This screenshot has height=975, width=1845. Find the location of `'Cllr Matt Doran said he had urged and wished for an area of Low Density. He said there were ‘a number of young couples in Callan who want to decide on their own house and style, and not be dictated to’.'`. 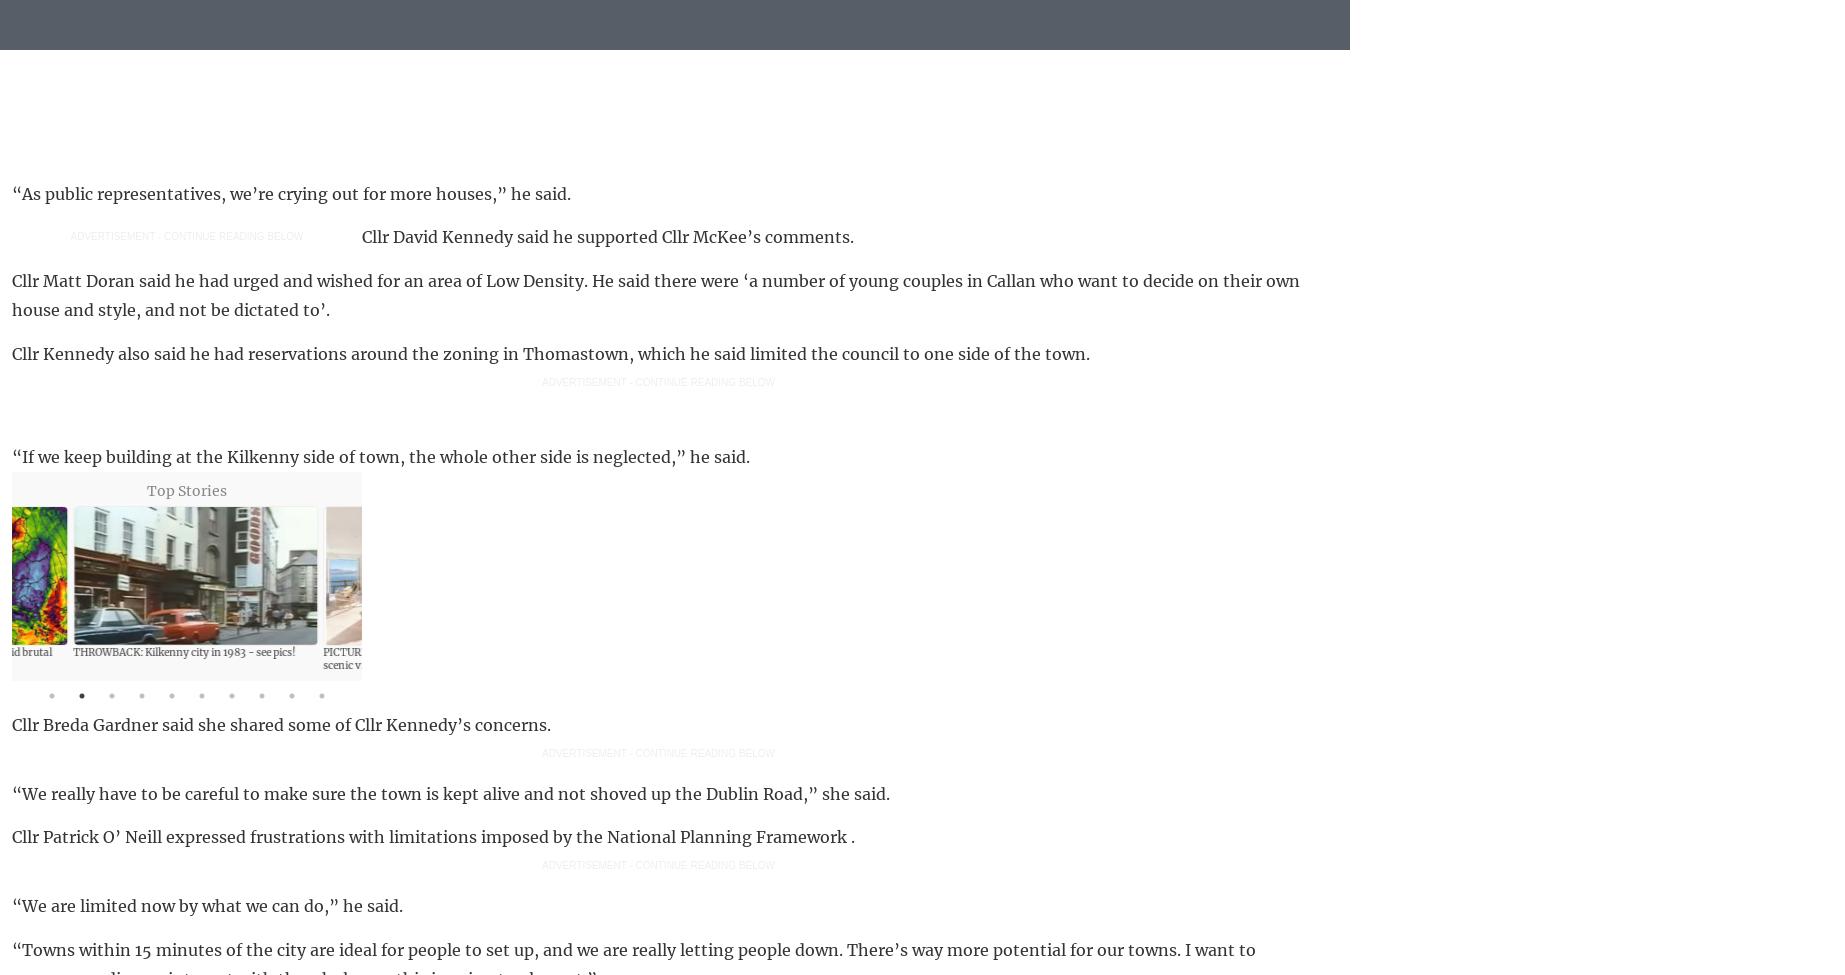

'Cllr Matt Doran said he had urged and wished for an area of Low Density. He said there were ‘a number of young couples in Callan who want to decide on their own house and style, and not be dictated to’.' is located at coordinates (656, 294).